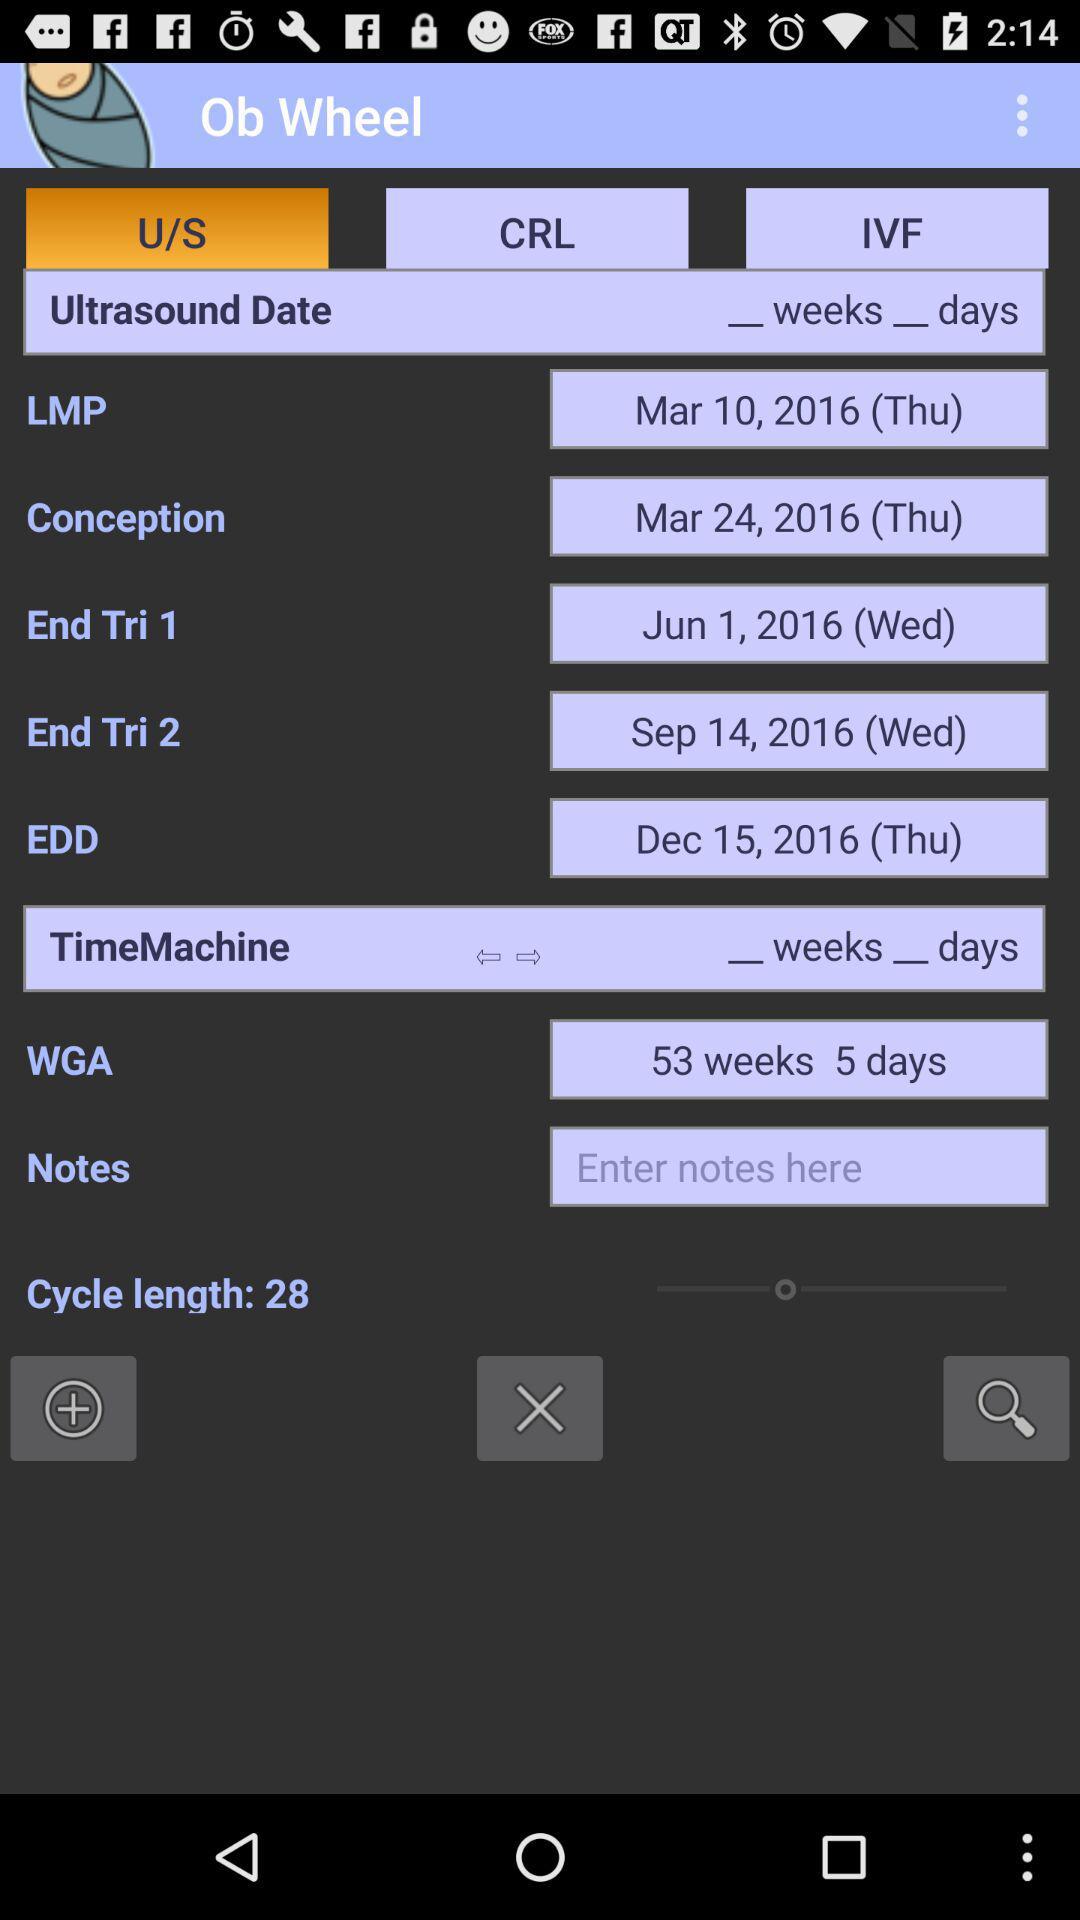  What do you see at coordinates (94, 114) in the screenshot?
I see `homescreen` at bounding box center [94, 114].